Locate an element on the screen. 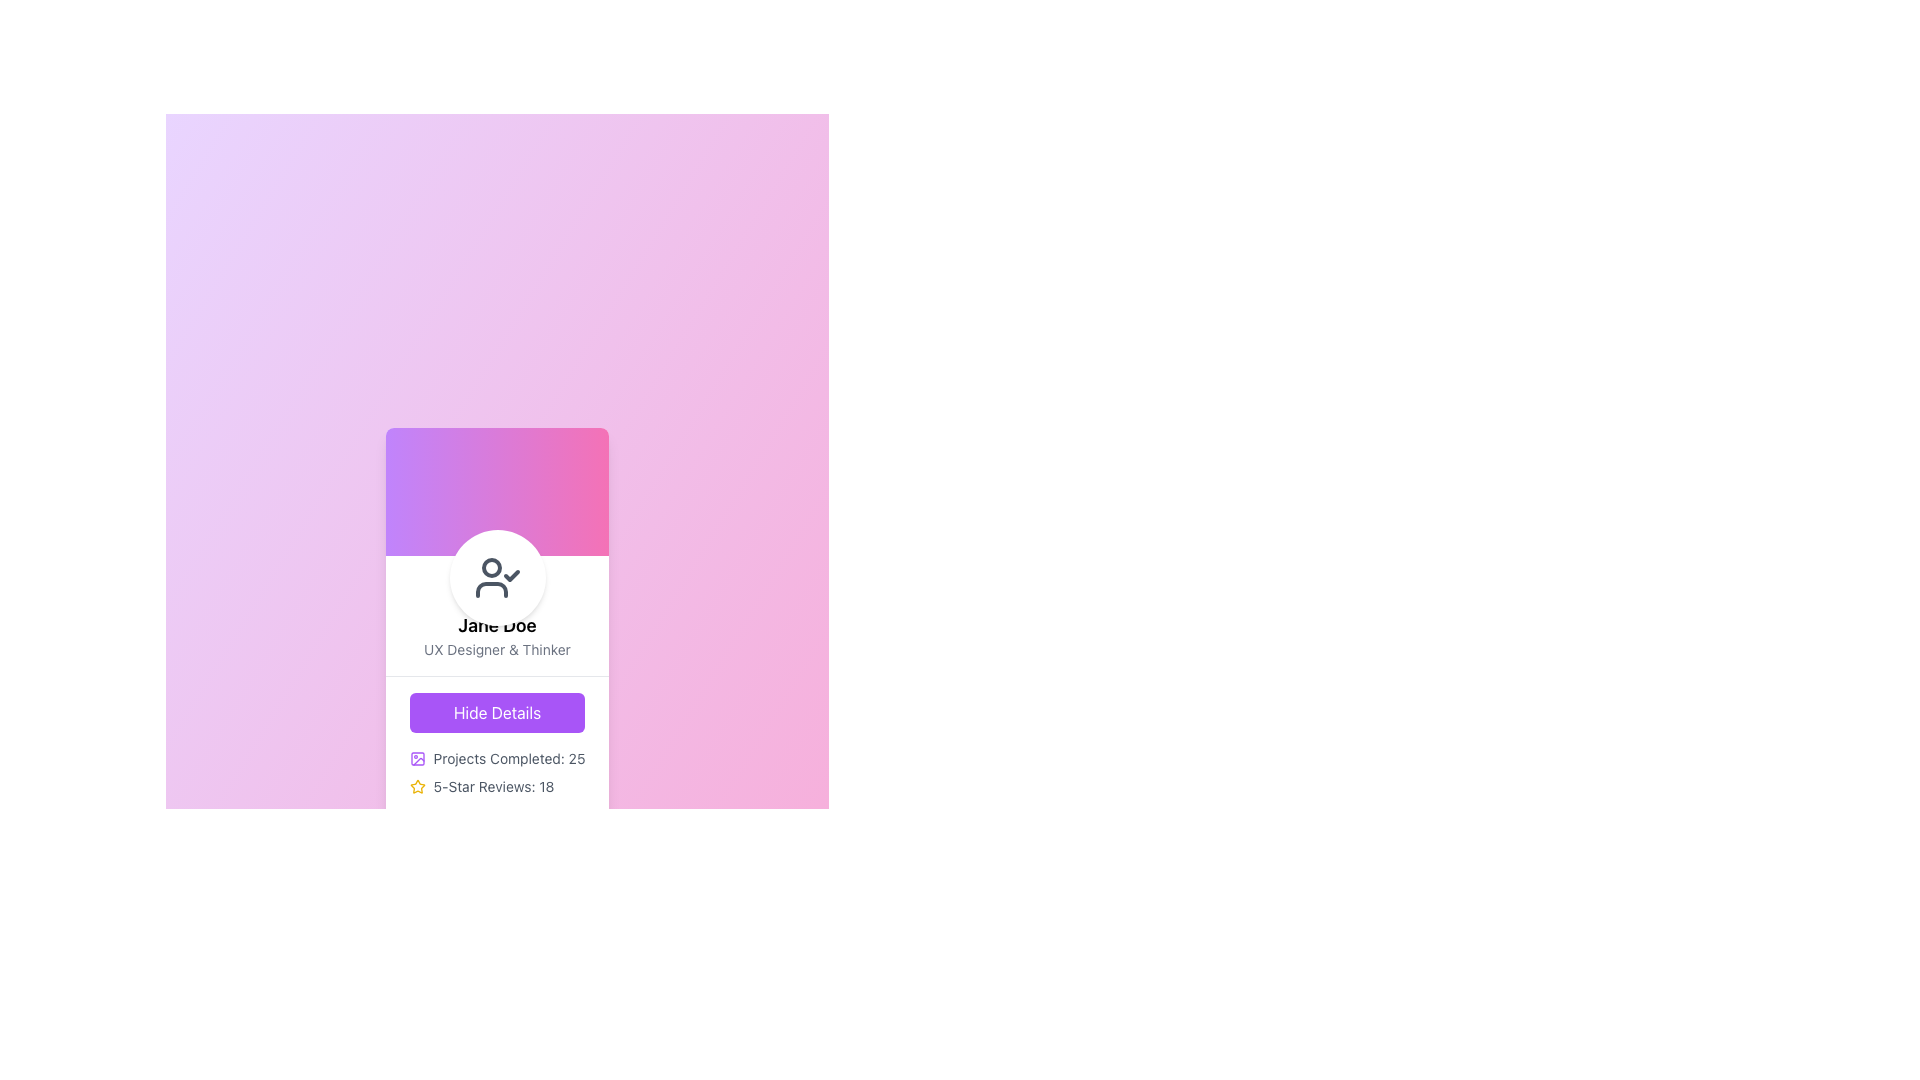 This screenshot has width=1920, height=1080. the static information display that shows 'Projects Completed: 25' and '5-Star Reviews: 18', located below the 'Hide Details' button in the card layout is located at coordinates (497, 771).